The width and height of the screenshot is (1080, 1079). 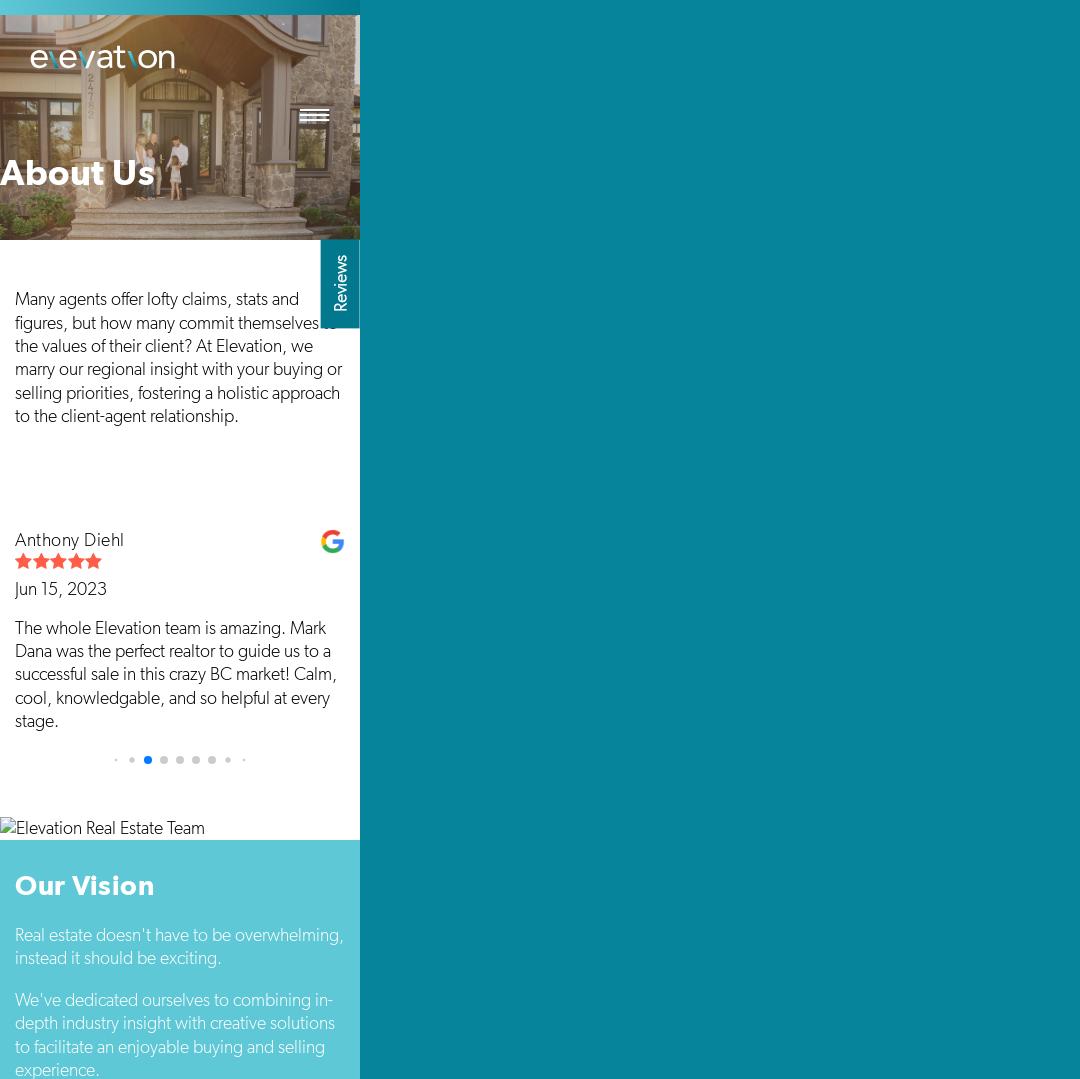 What do you see at coordinates (398, 540) in the screenshot?
I see `'Margaret Dahl'` at bounding box center [398, 540].